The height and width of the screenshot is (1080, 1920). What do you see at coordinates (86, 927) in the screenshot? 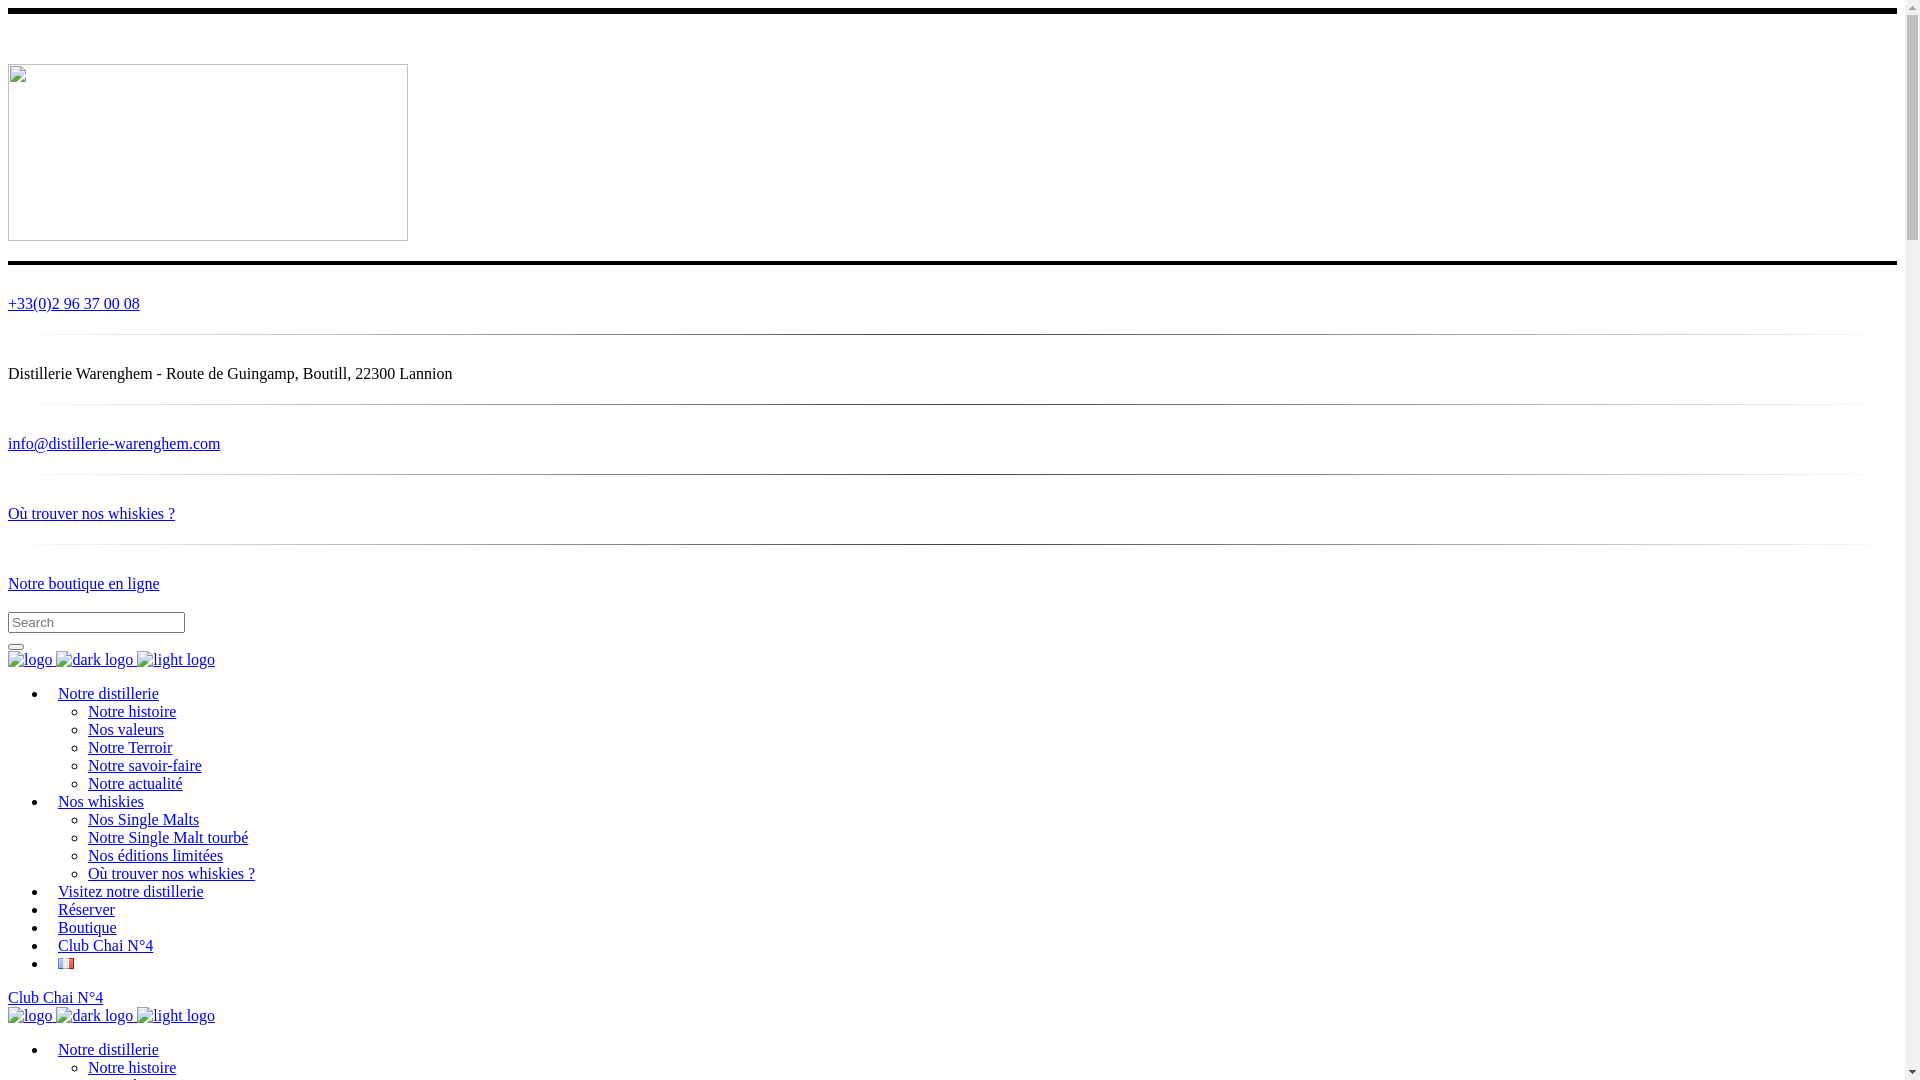
I see `'Boutique'` at bounding box center [86, 927].